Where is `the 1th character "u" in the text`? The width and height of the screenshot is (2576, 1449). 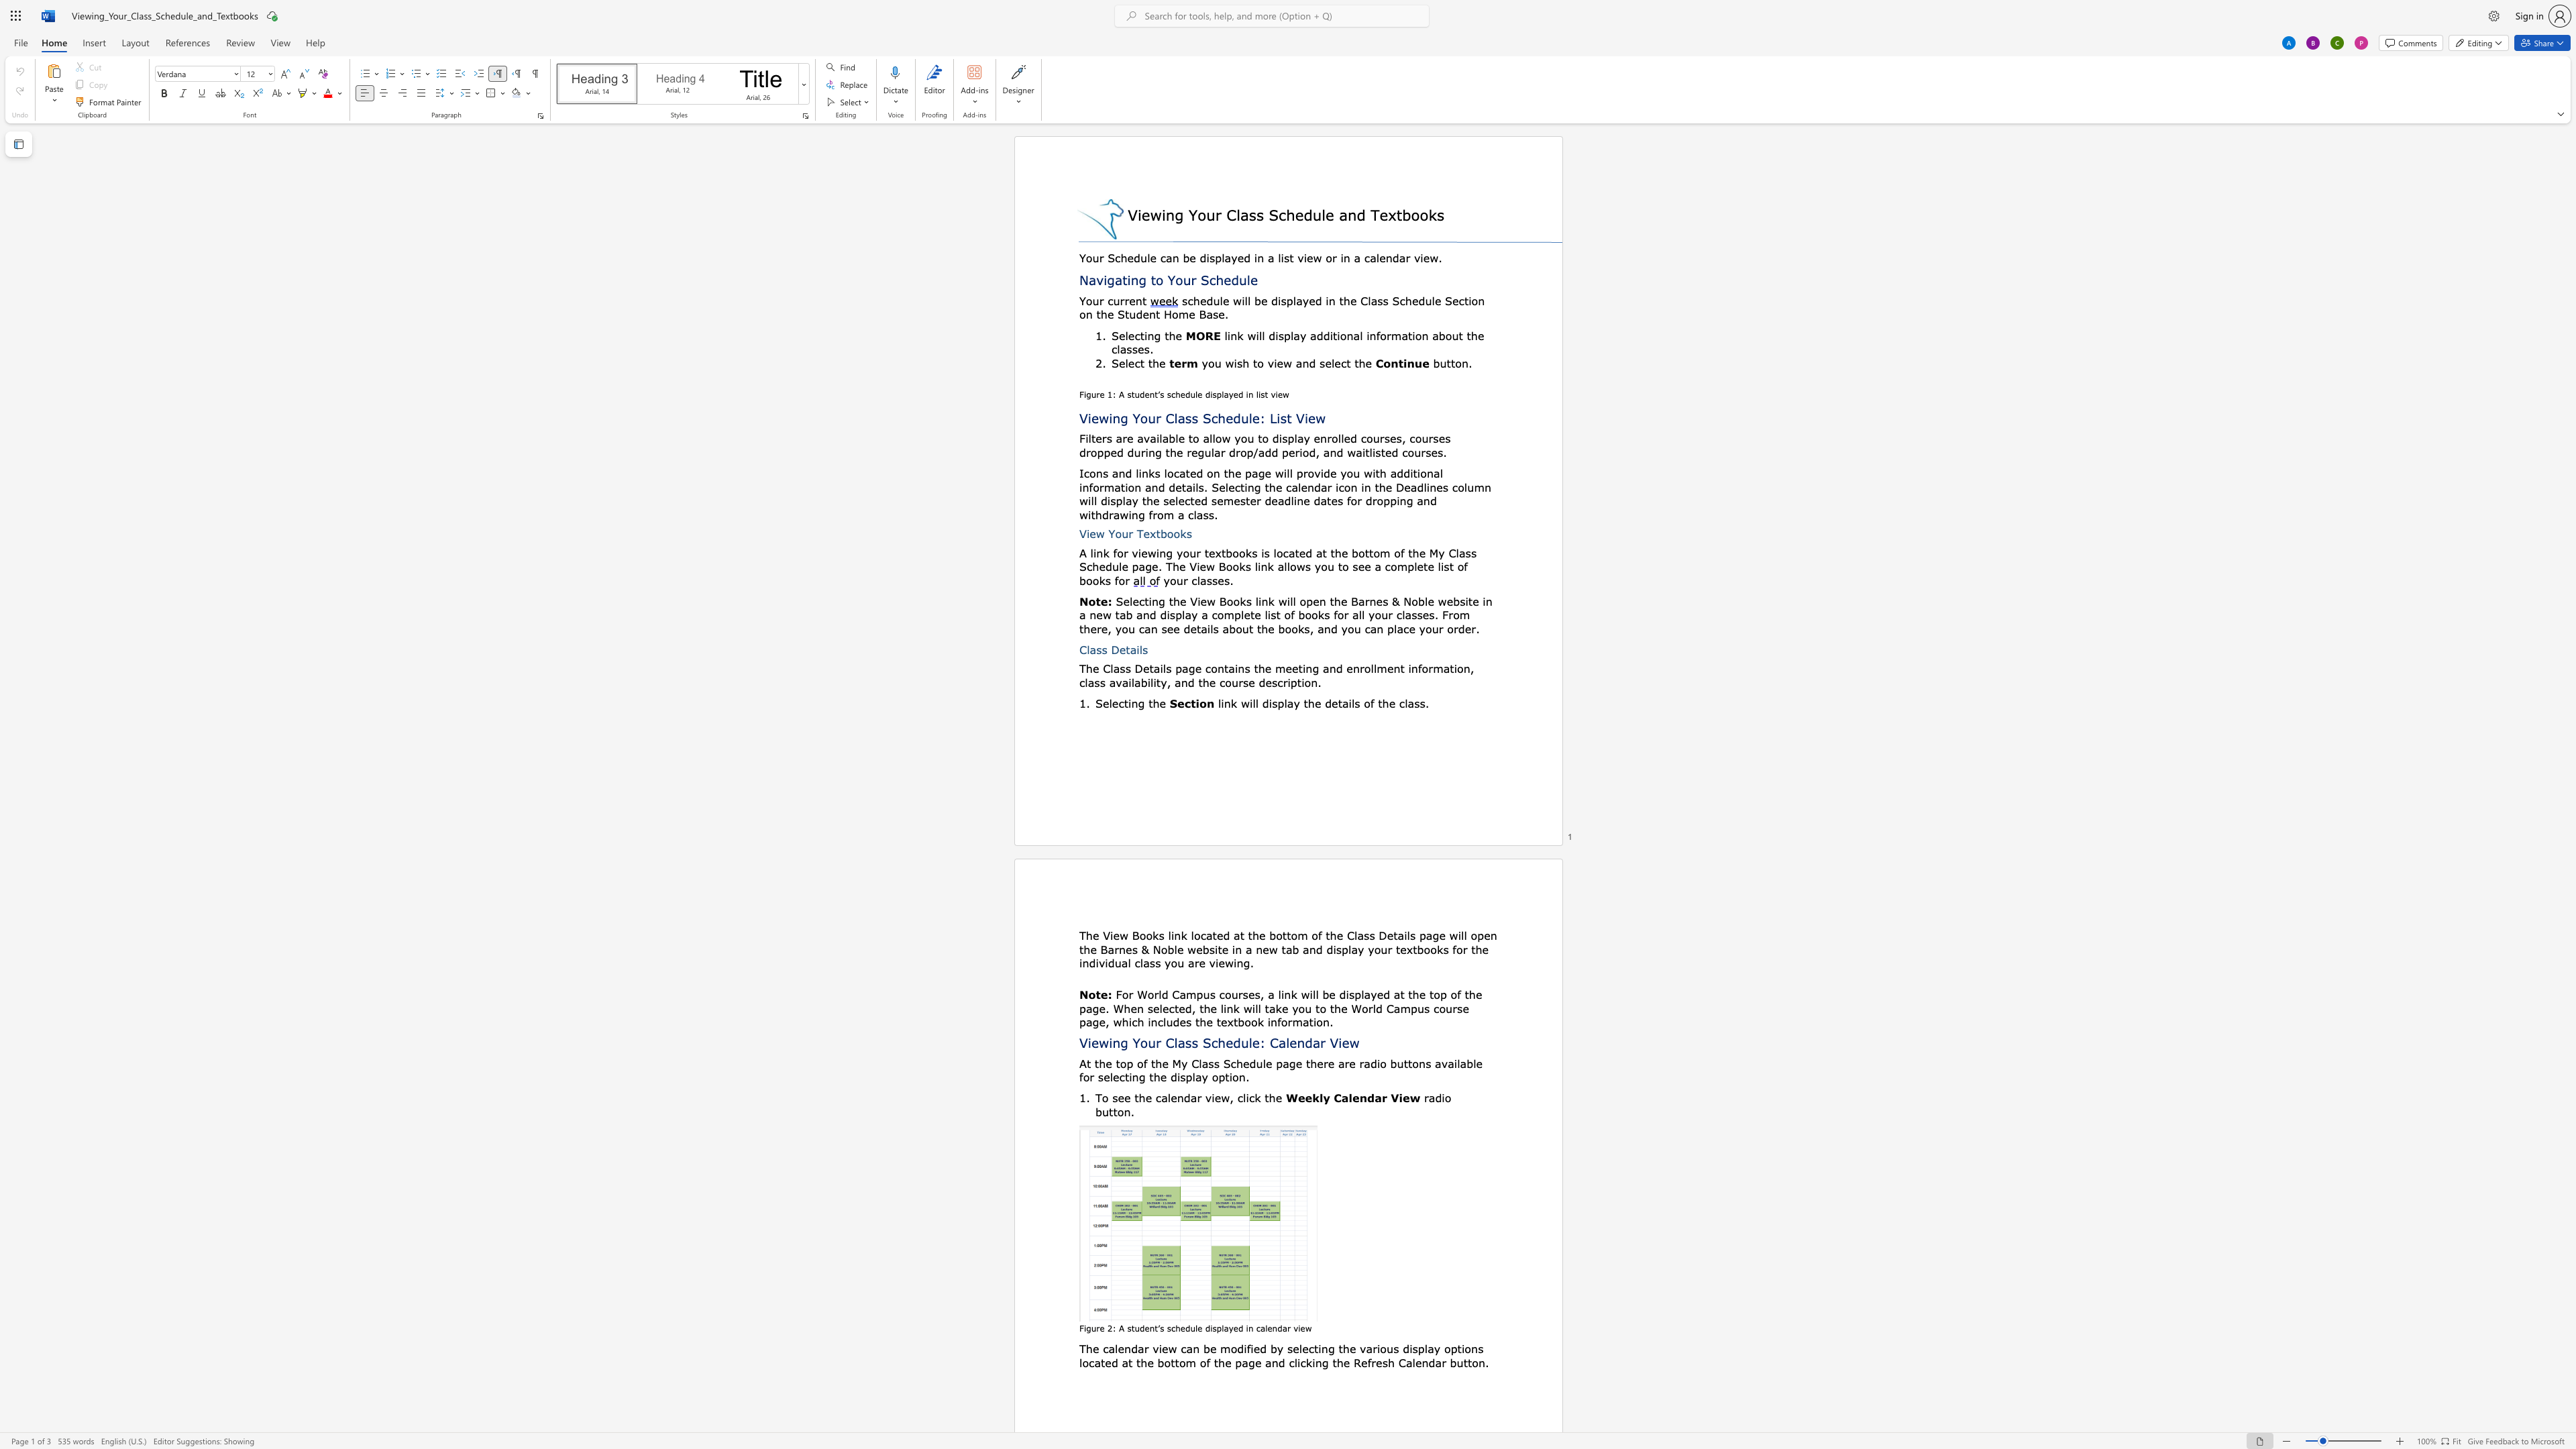
the 1th character "u" in the text is located at coordinates (1192, 551).